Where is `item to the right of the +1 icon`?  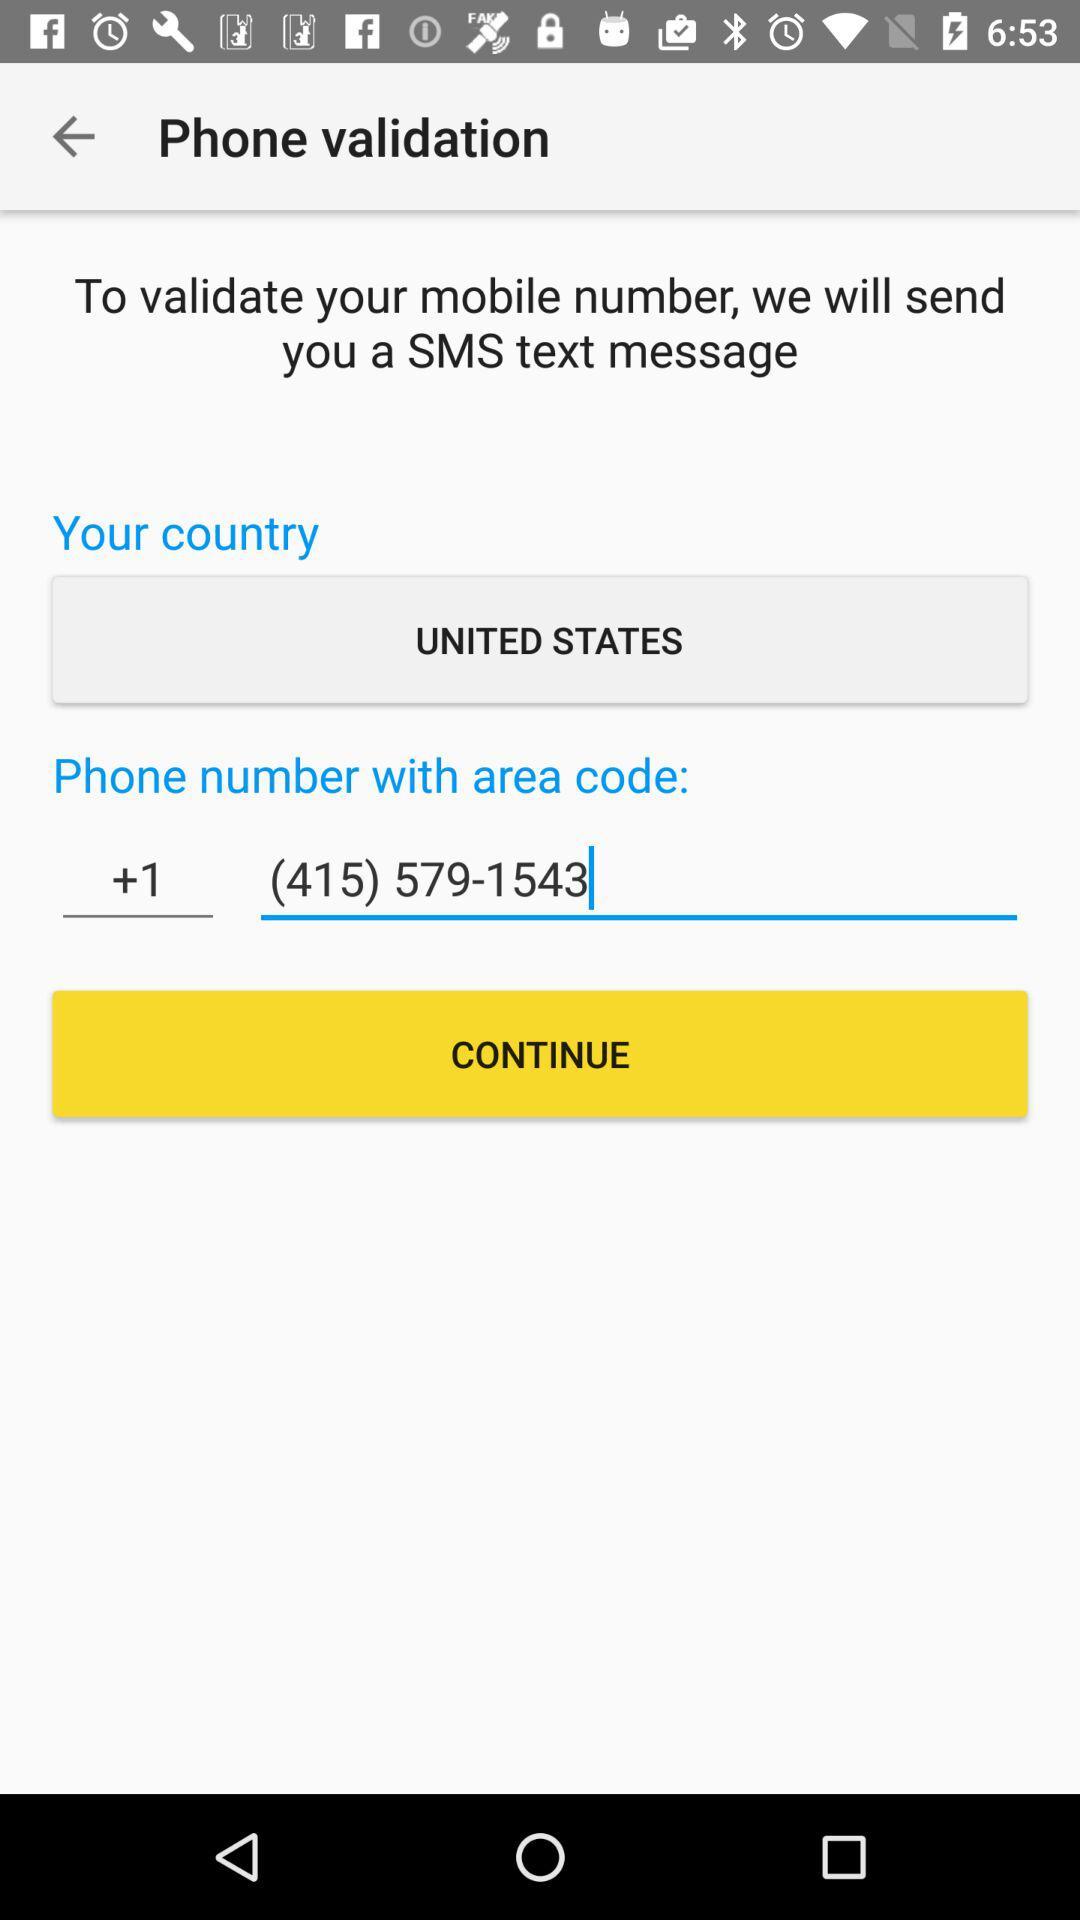
item to the right of the +1 icon is located at coordinates (639, 878).